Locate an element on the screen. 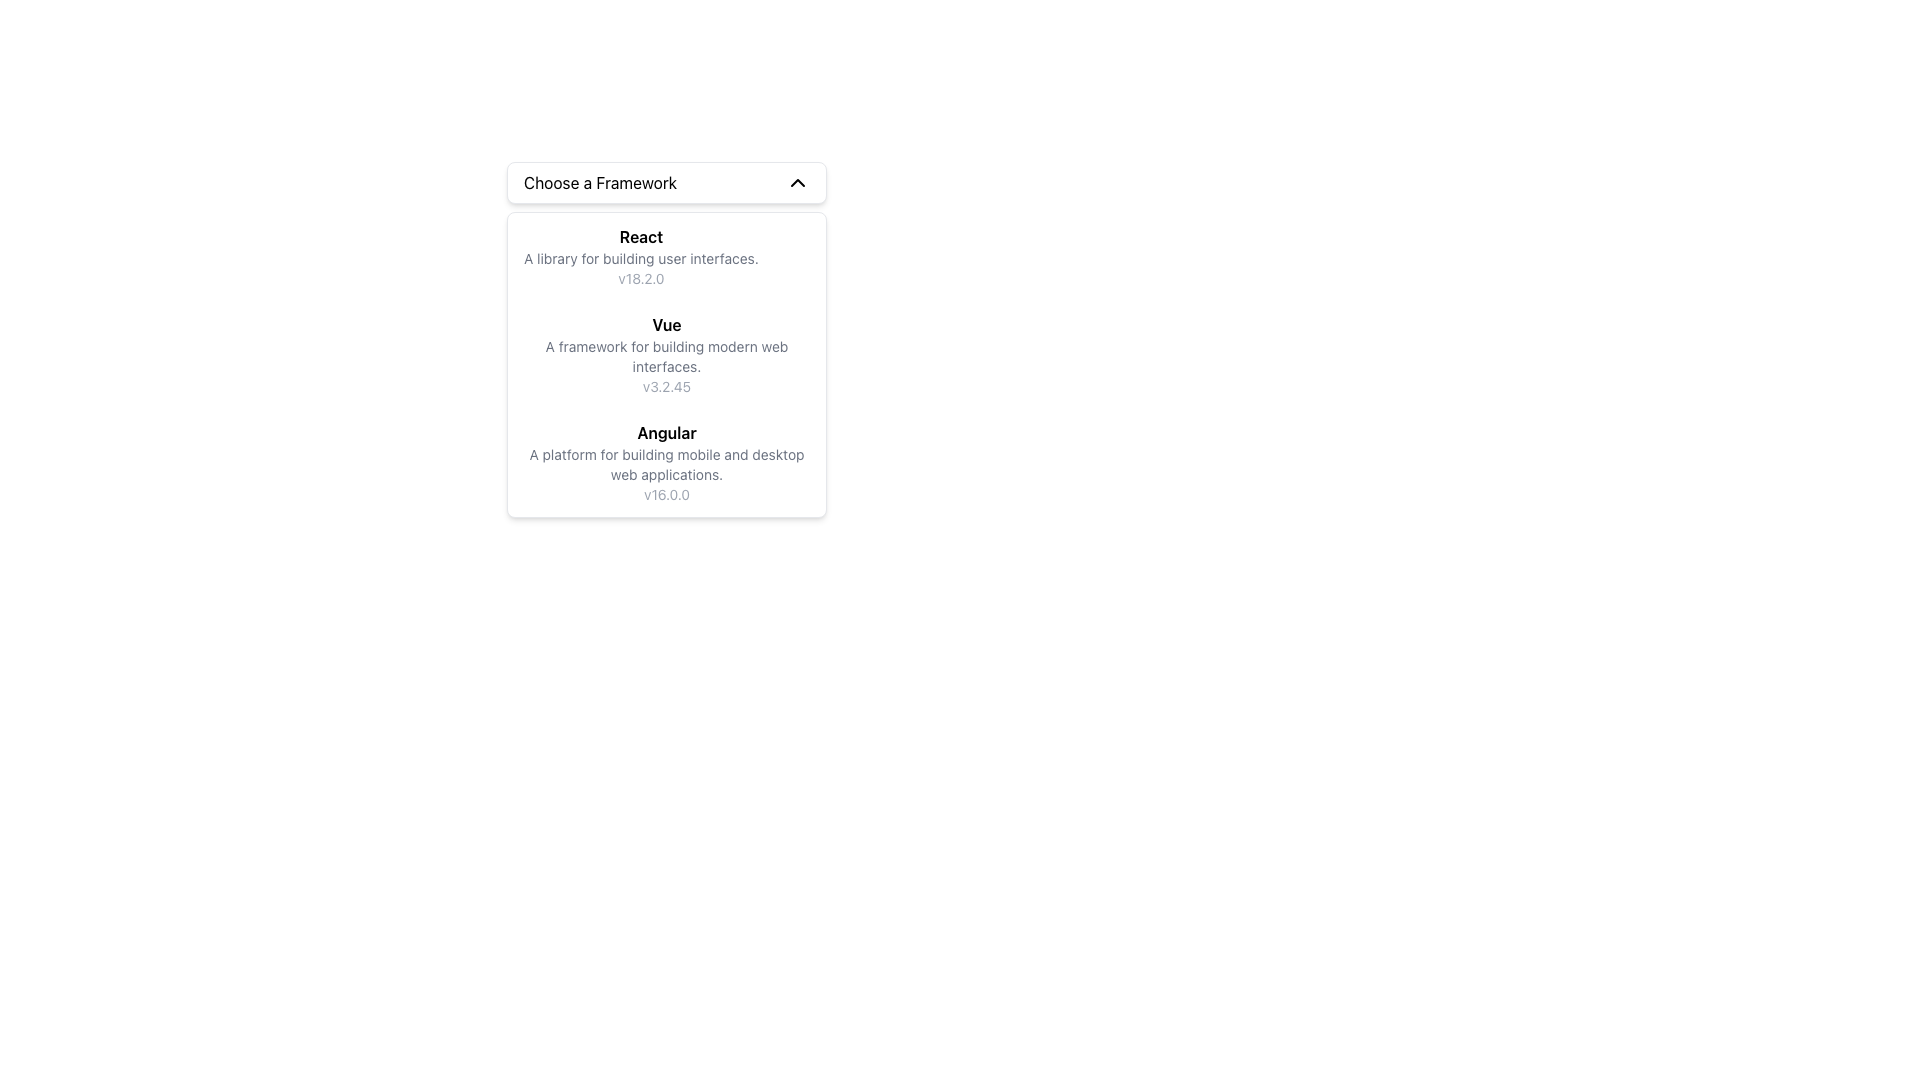  the text label that displays the version number of the 'React' framework, located beneath the description 'A library for building user interfaces.' is located at coordinates (641, 278).